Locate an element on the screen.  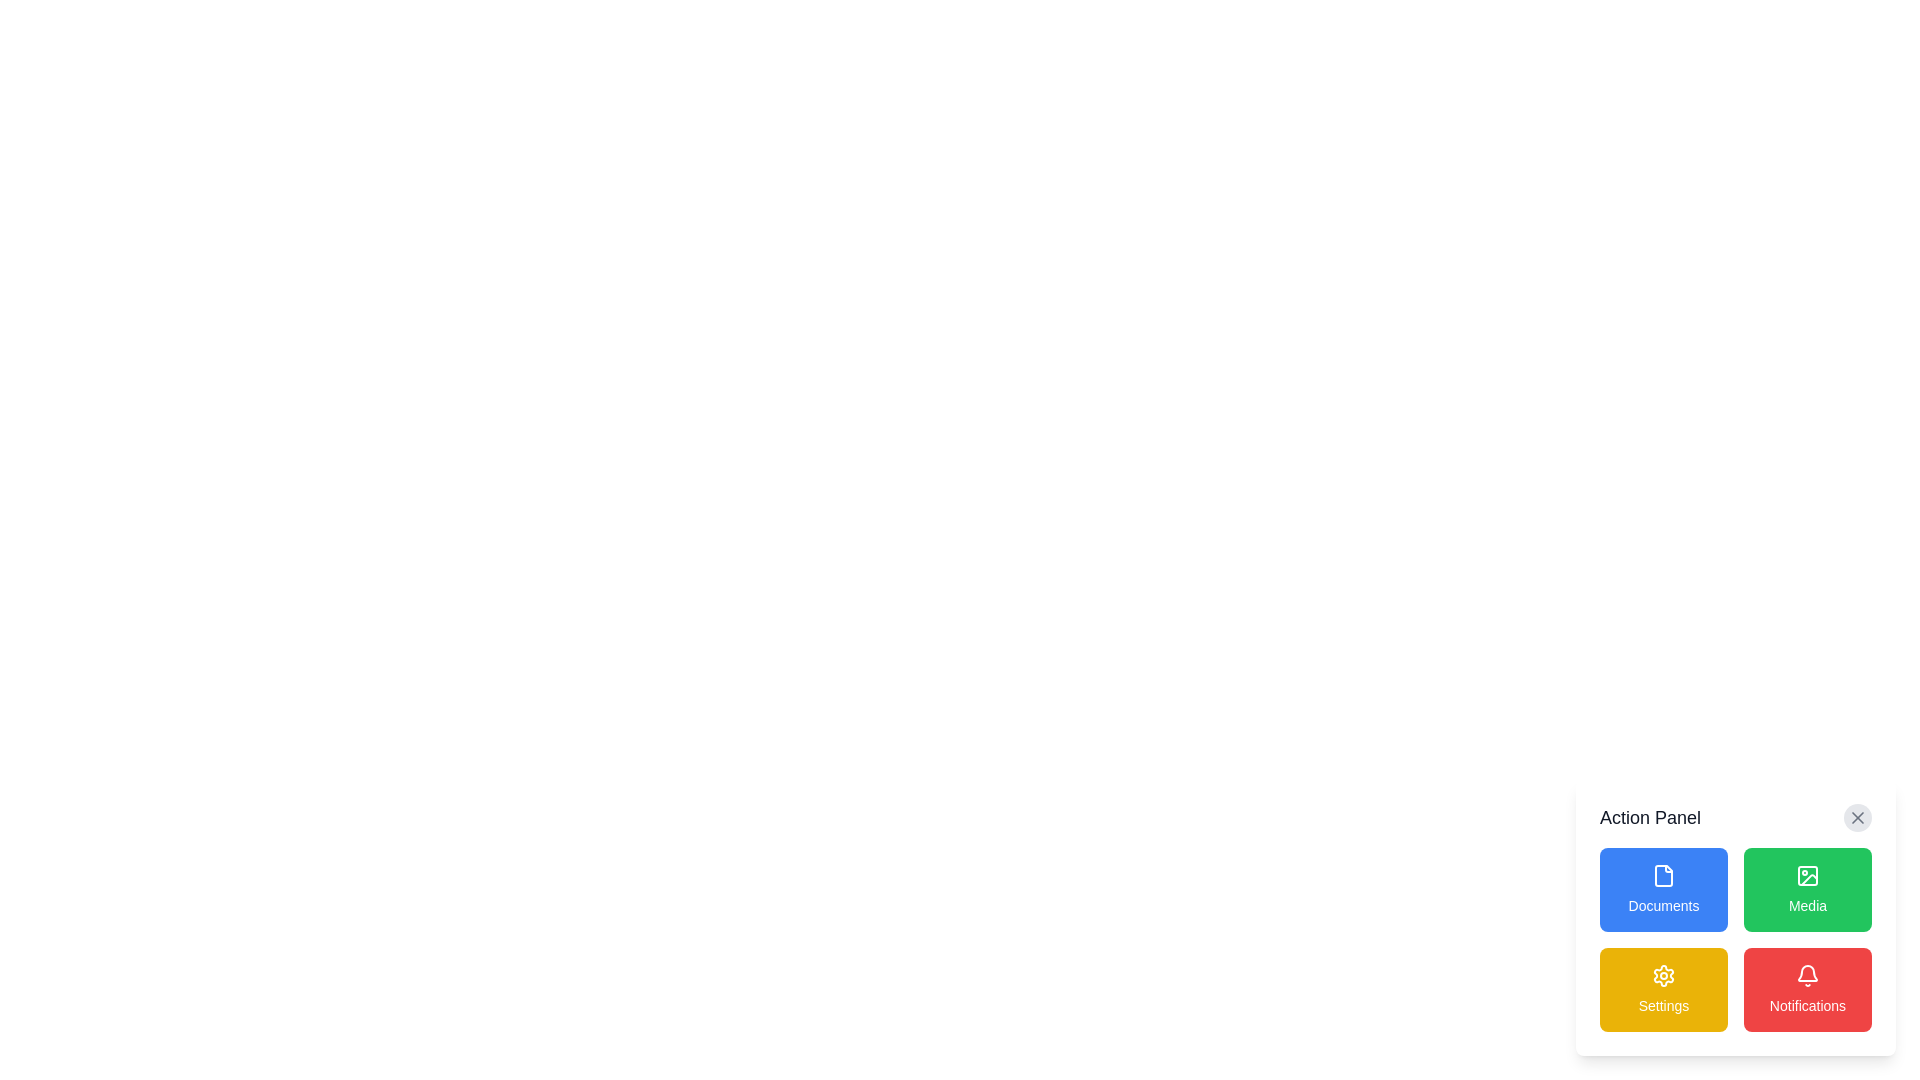
the gear-shaped icon located within the golden 'Settings' button in the lower-right section of the 'Action Panel' is located at coordinates (1664, 974).